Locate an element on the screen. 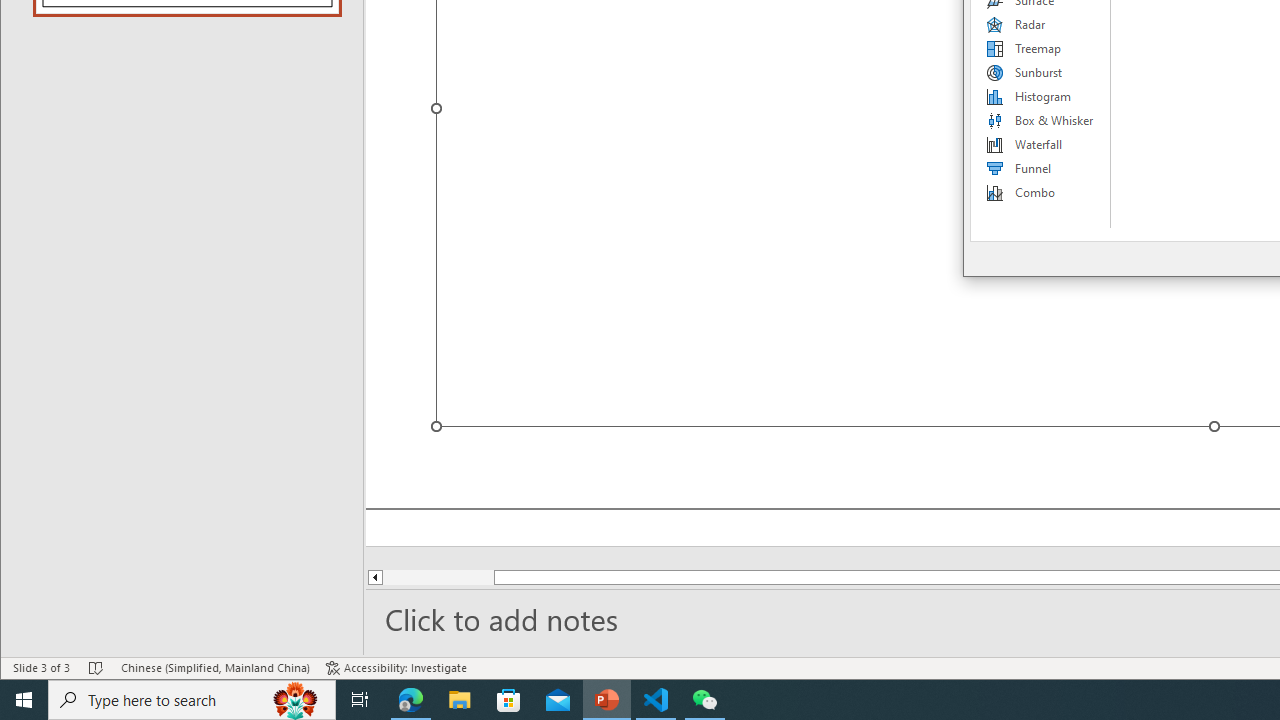  'Search highlights icon opens search home window' is located at coordinates (294, 698).